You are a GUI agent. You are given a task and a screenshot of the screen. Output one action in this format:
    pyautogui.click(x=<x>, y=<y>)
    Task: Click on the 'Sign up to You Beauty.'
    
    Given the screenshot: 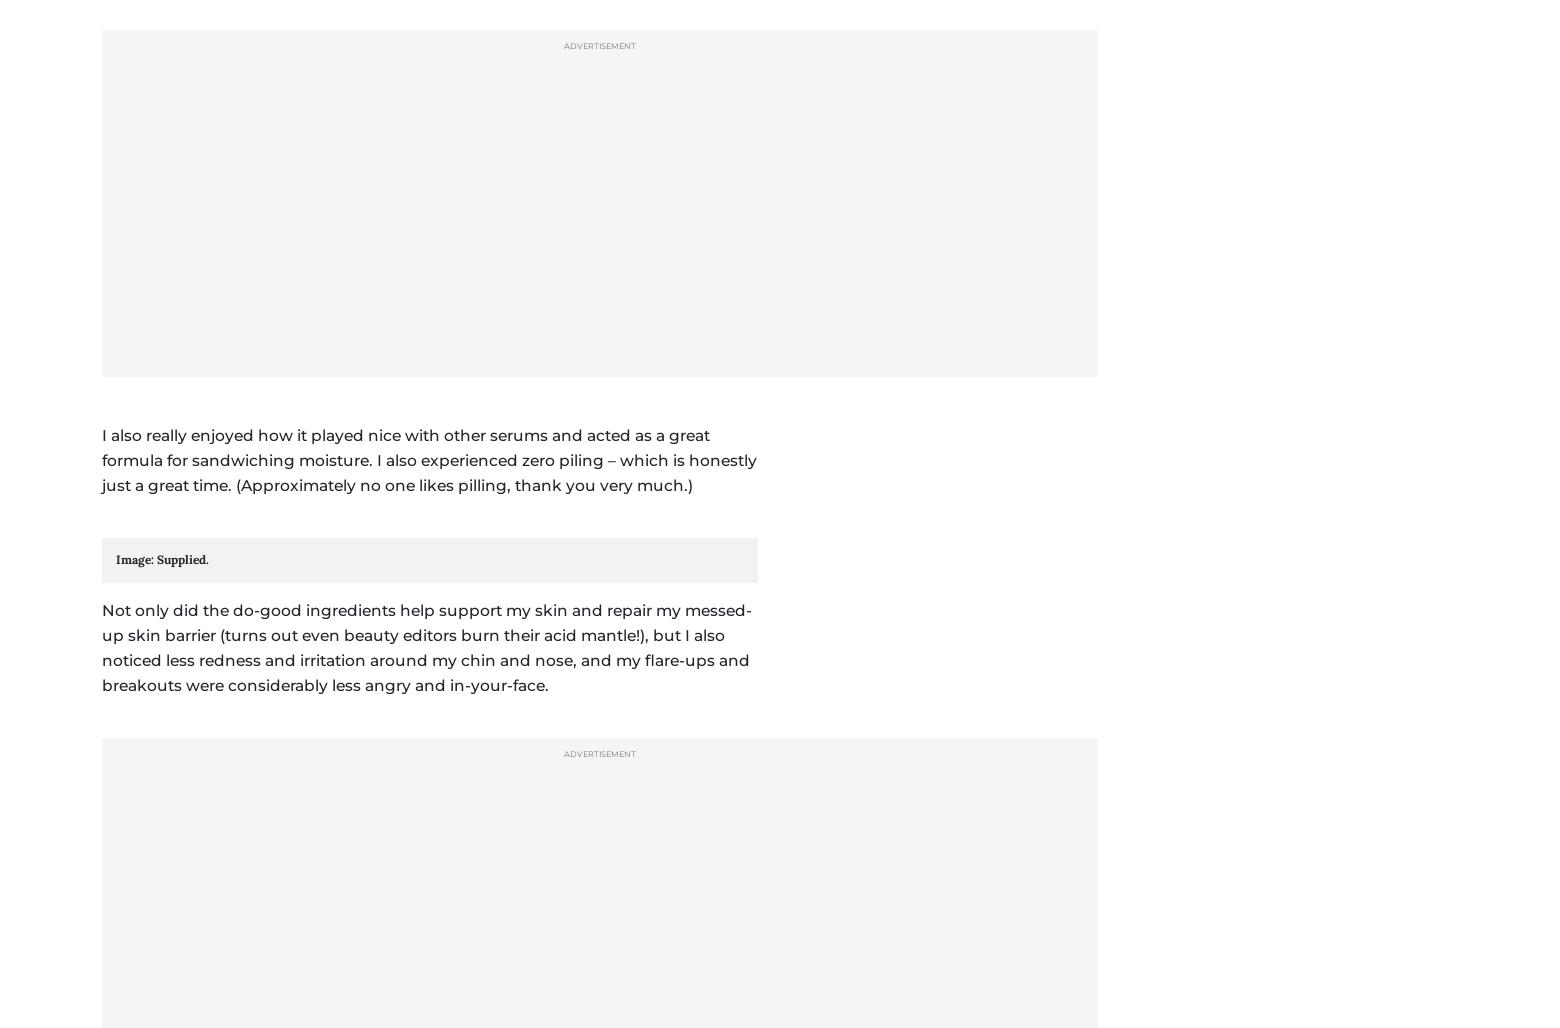 What is the action you would take?
    pyautogui.click(x=465, y=523)
    